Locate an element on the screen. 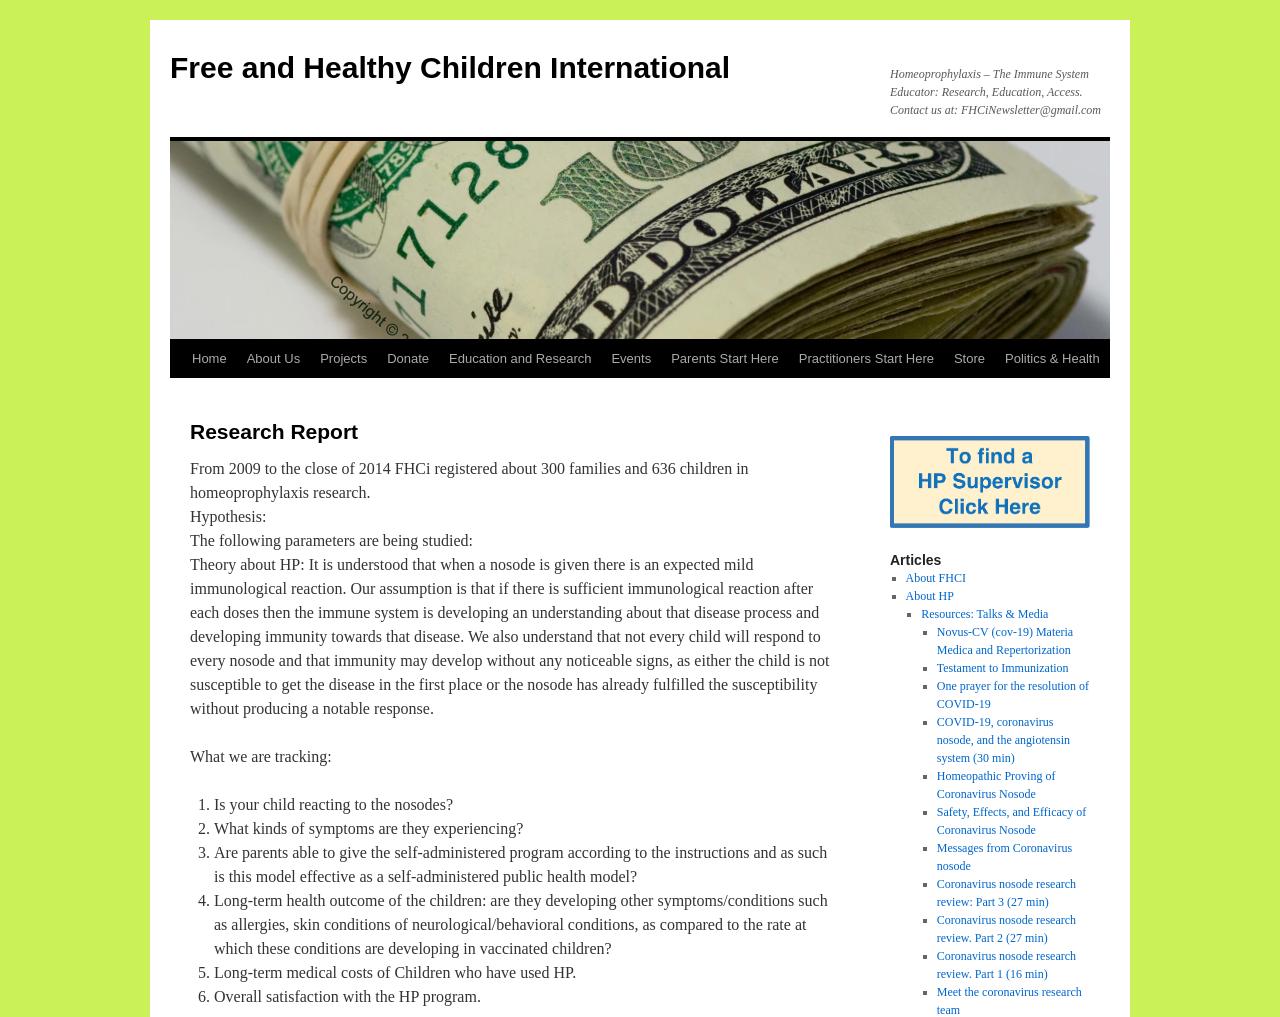  'Homeopathic Proving of Coronavirus Nosode' is located at coordinates (995, 785).